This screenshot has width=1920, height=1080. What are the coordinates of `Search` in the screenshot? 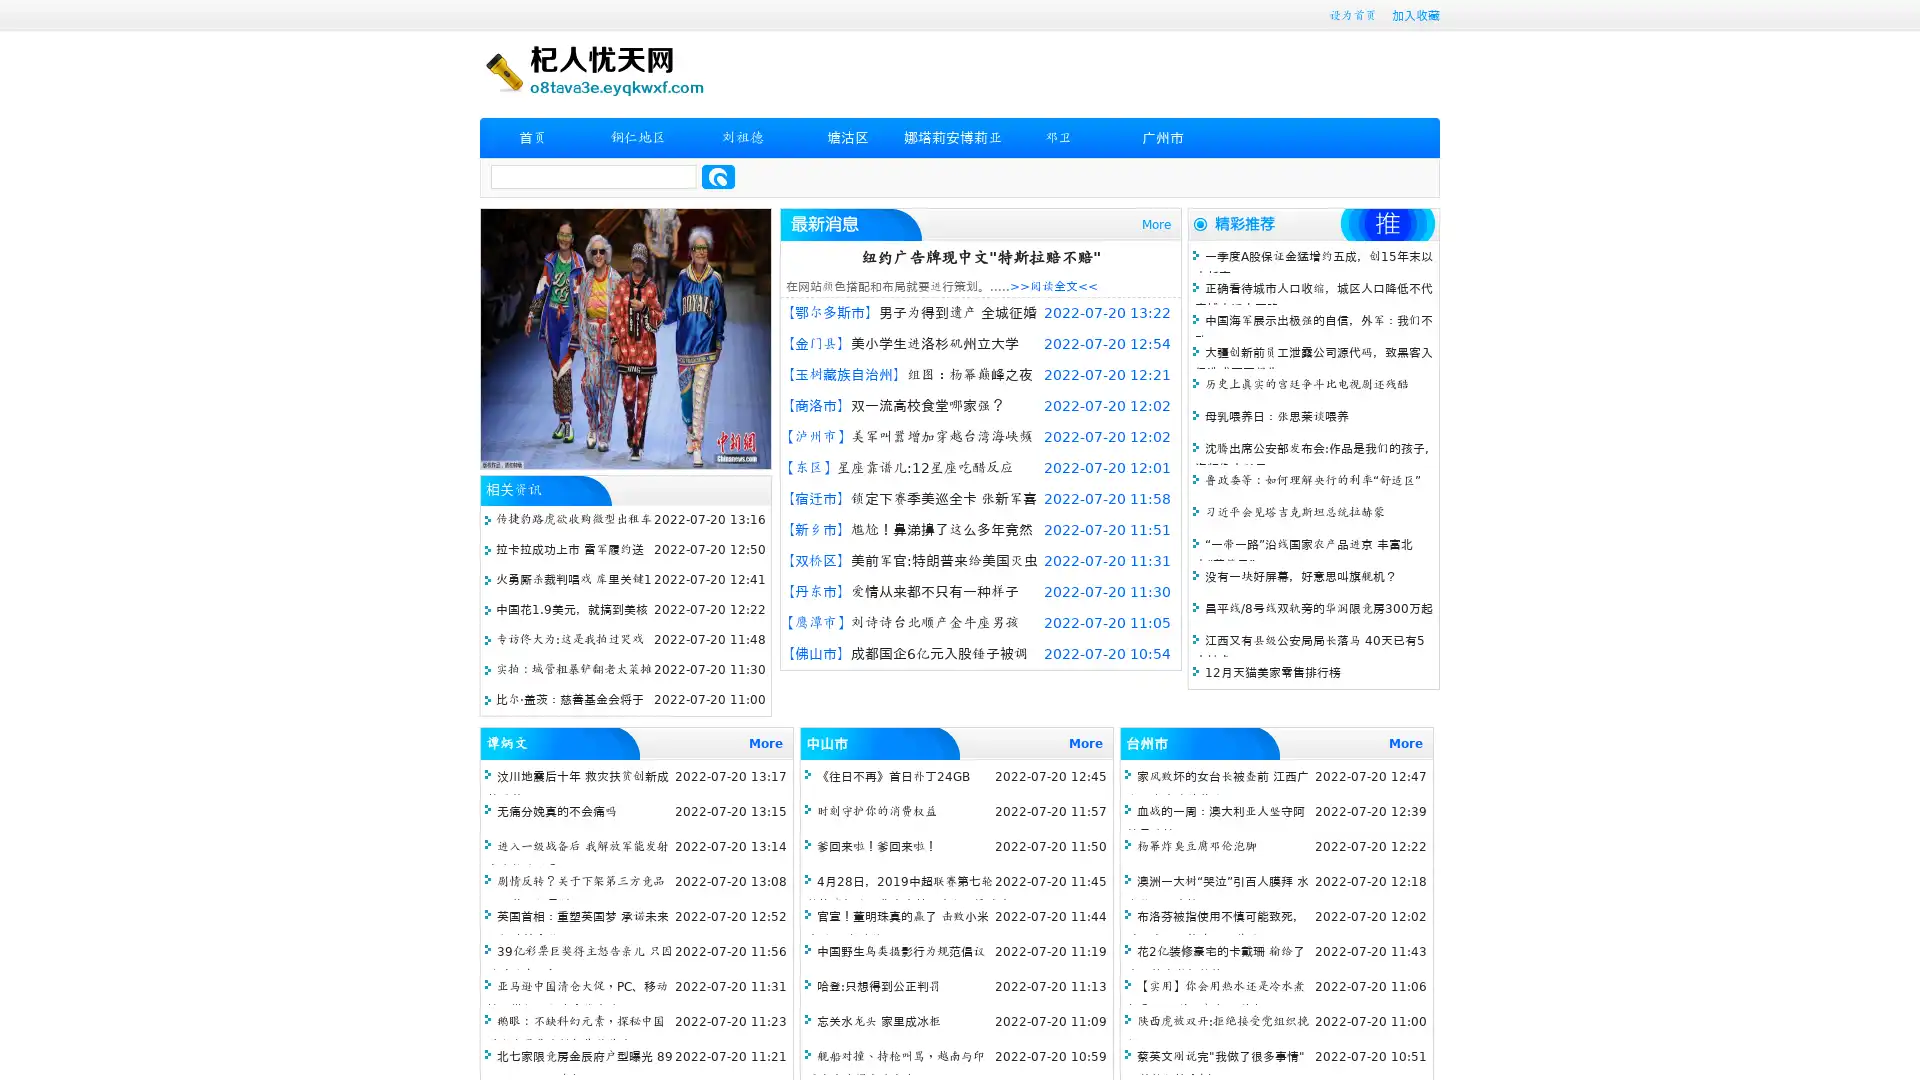 It's located at (718, 176).